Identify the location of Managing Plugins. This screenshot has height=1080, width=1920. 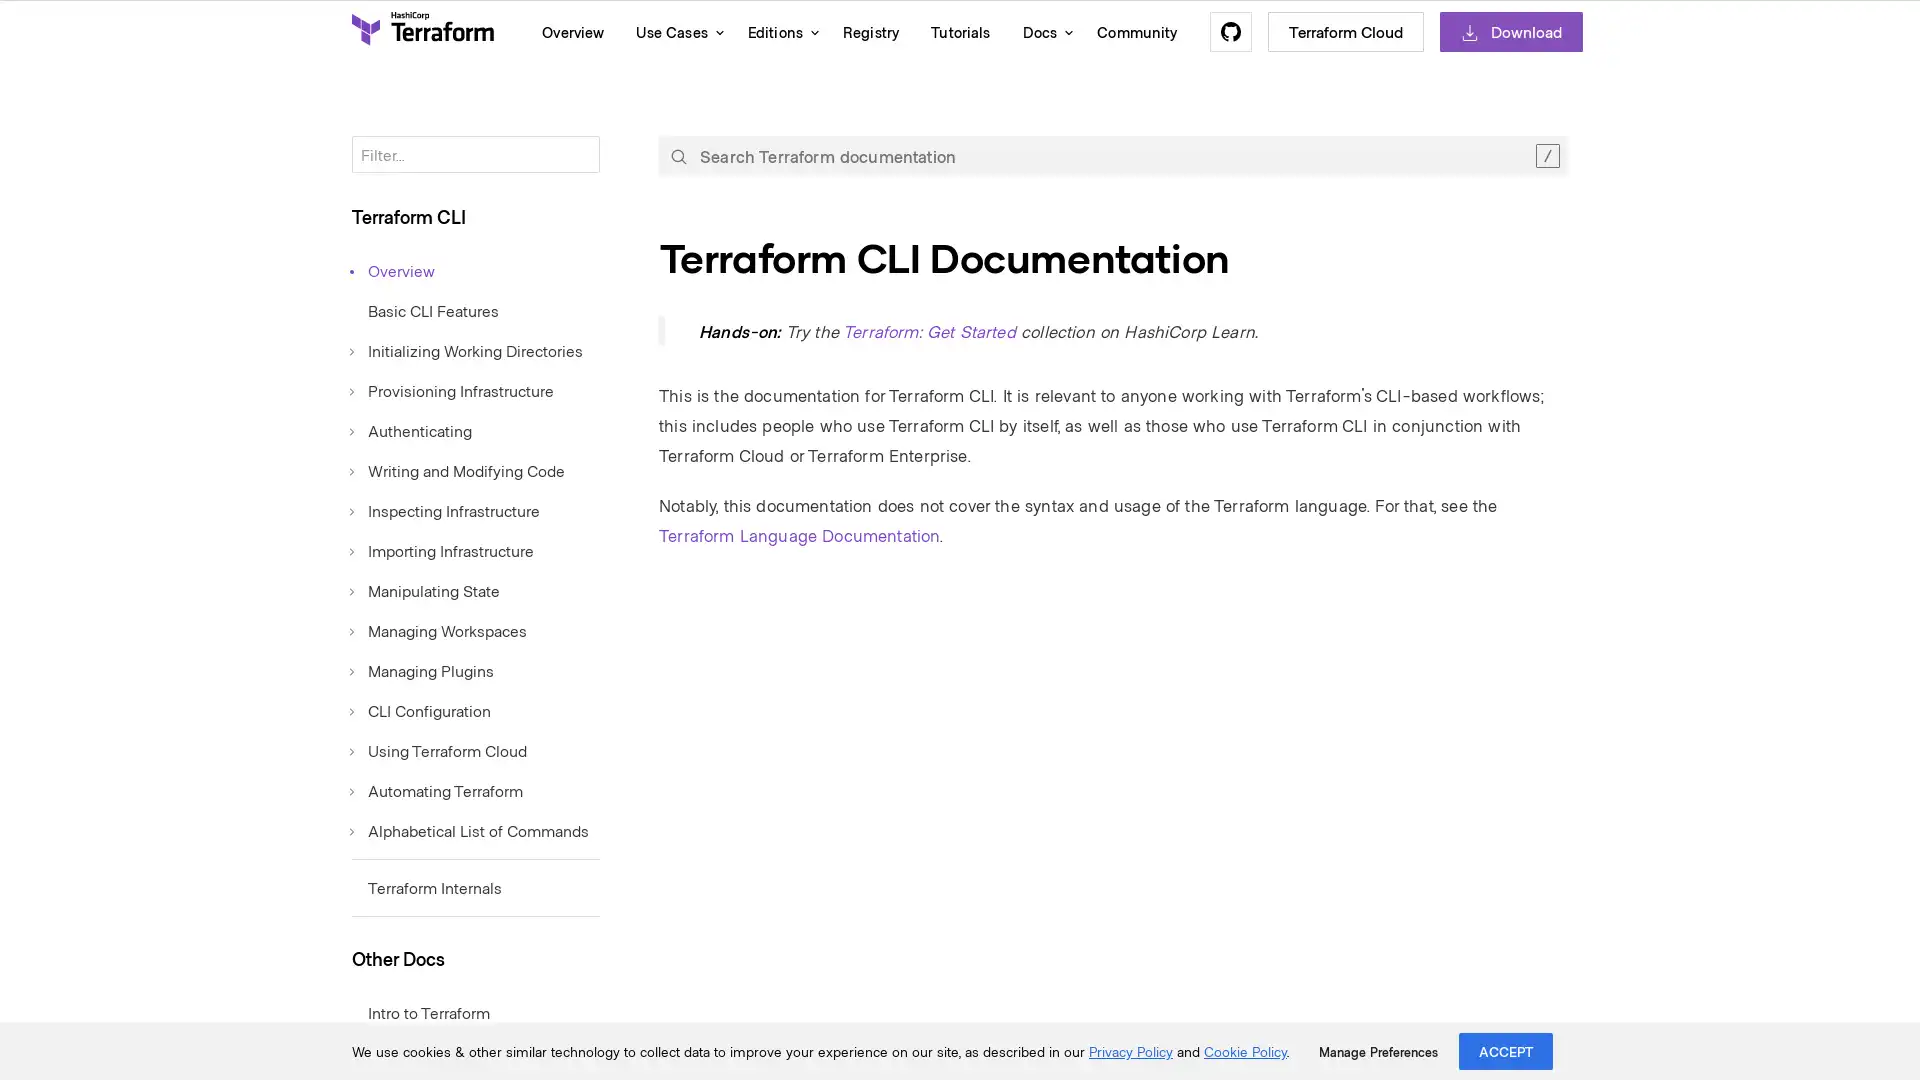
(421, 670).